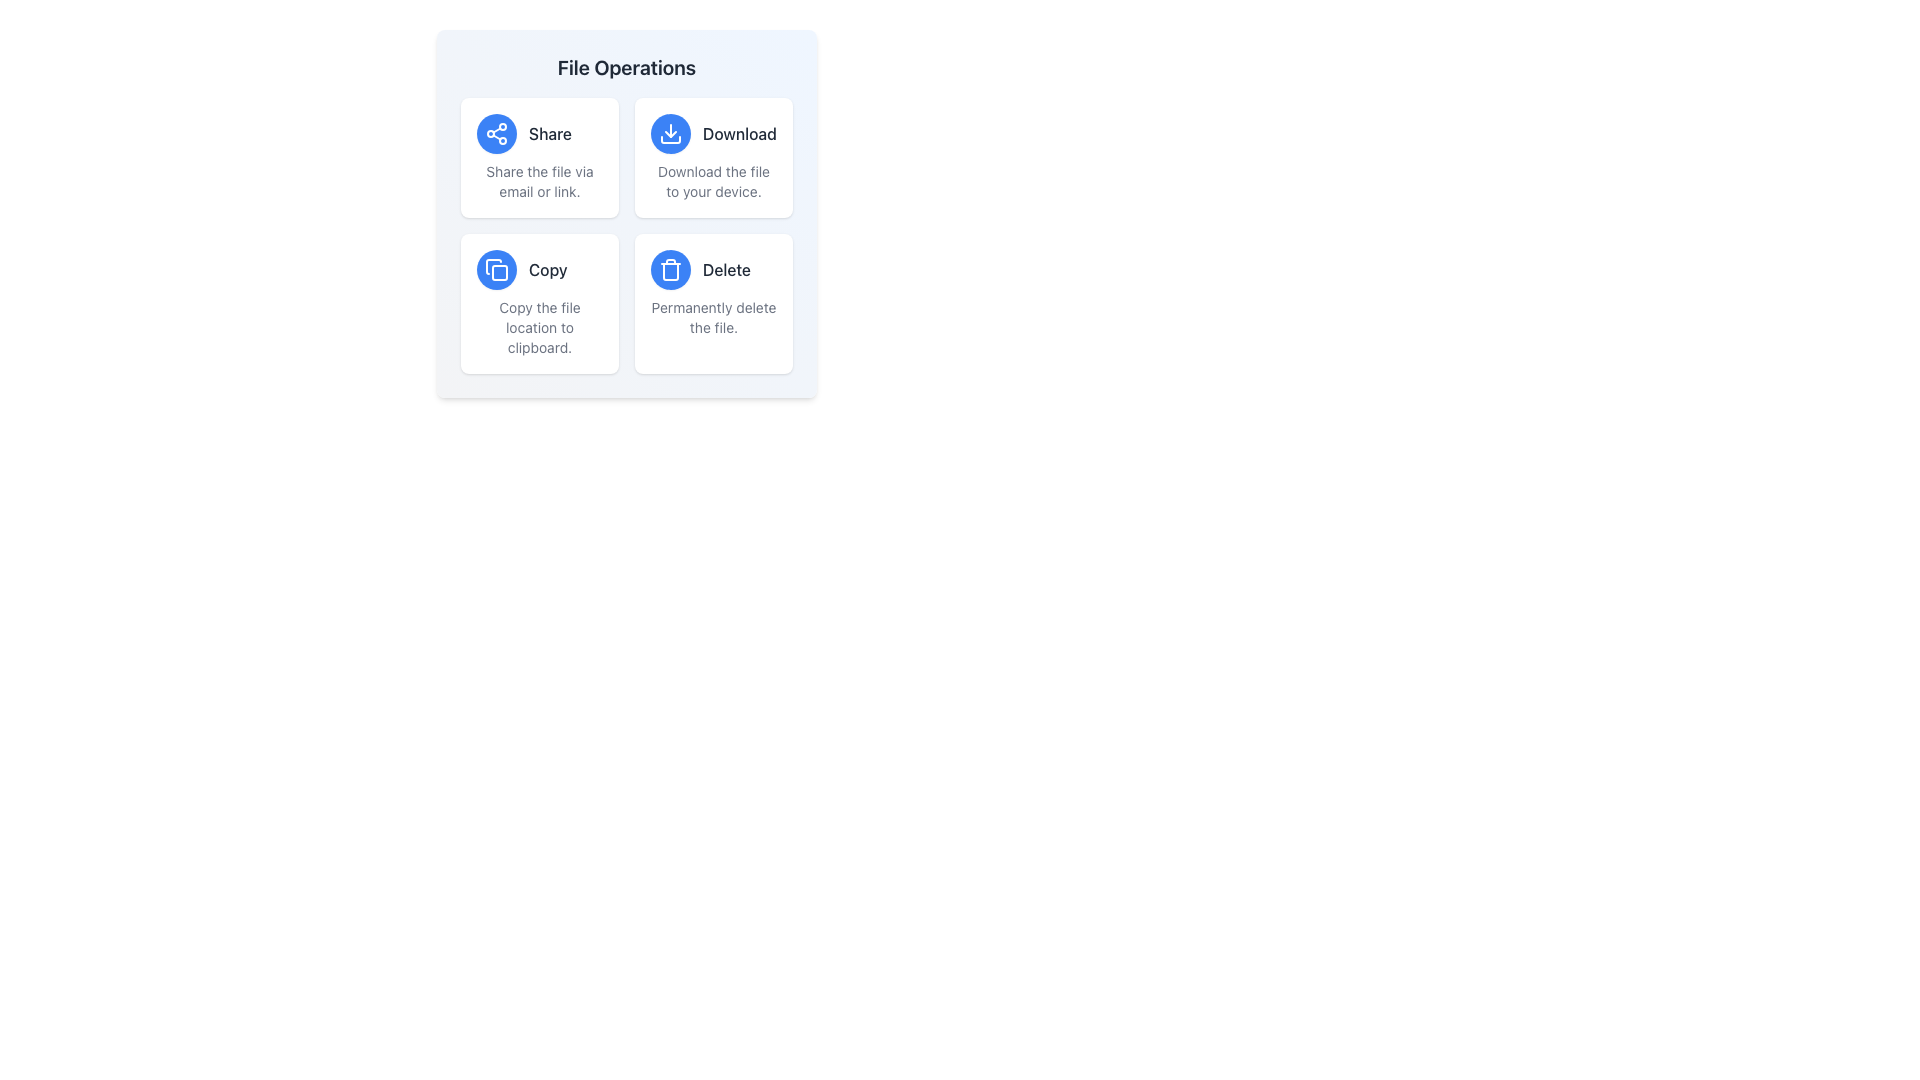 The height and width of the screenshot is (1080, 1920). What do you see at coordinates (497, 270) in the screenshot?
I see `the blue circular button with a white icon of two overlapping squares located in the lower-left section of the grid under 'File Operations' to copy the file location` at bounding box center [497, 270].